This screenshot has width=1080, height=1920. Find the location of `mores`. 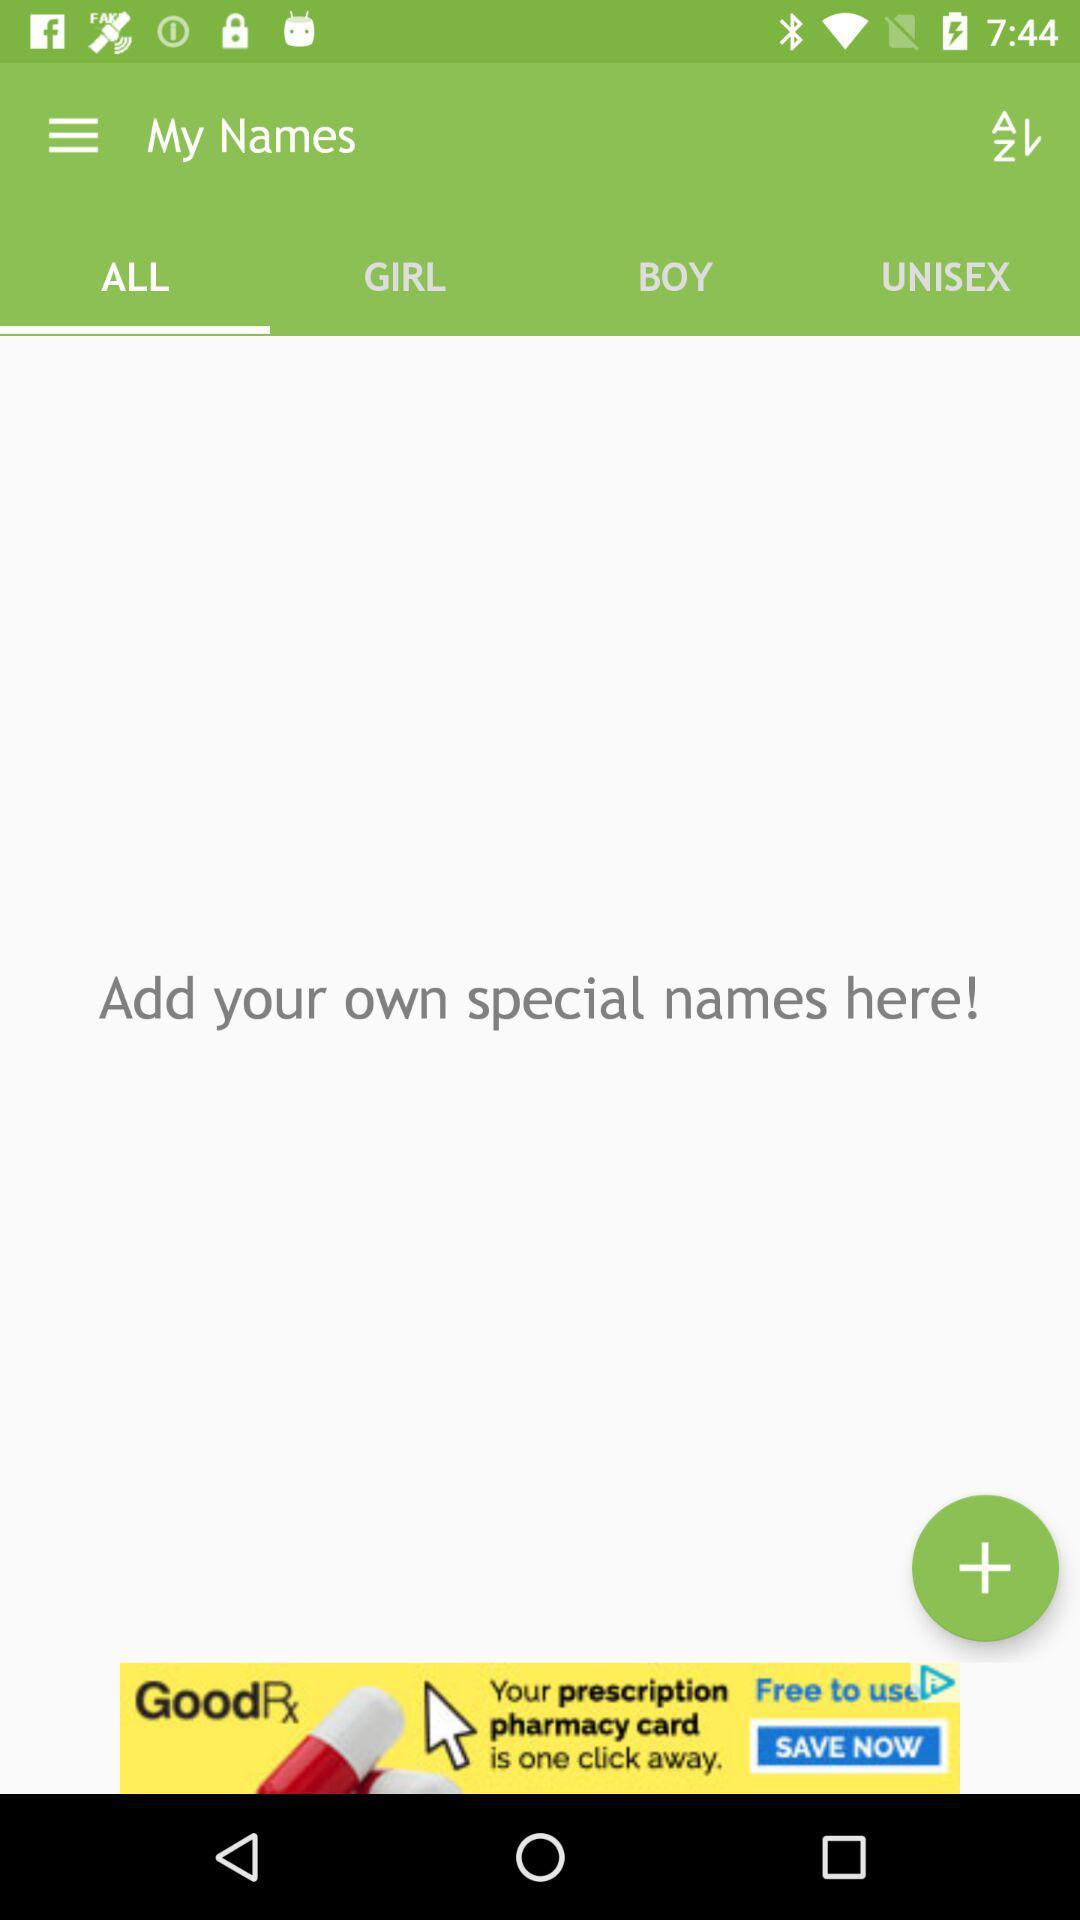

mores is located at coordinates (984, 1567).